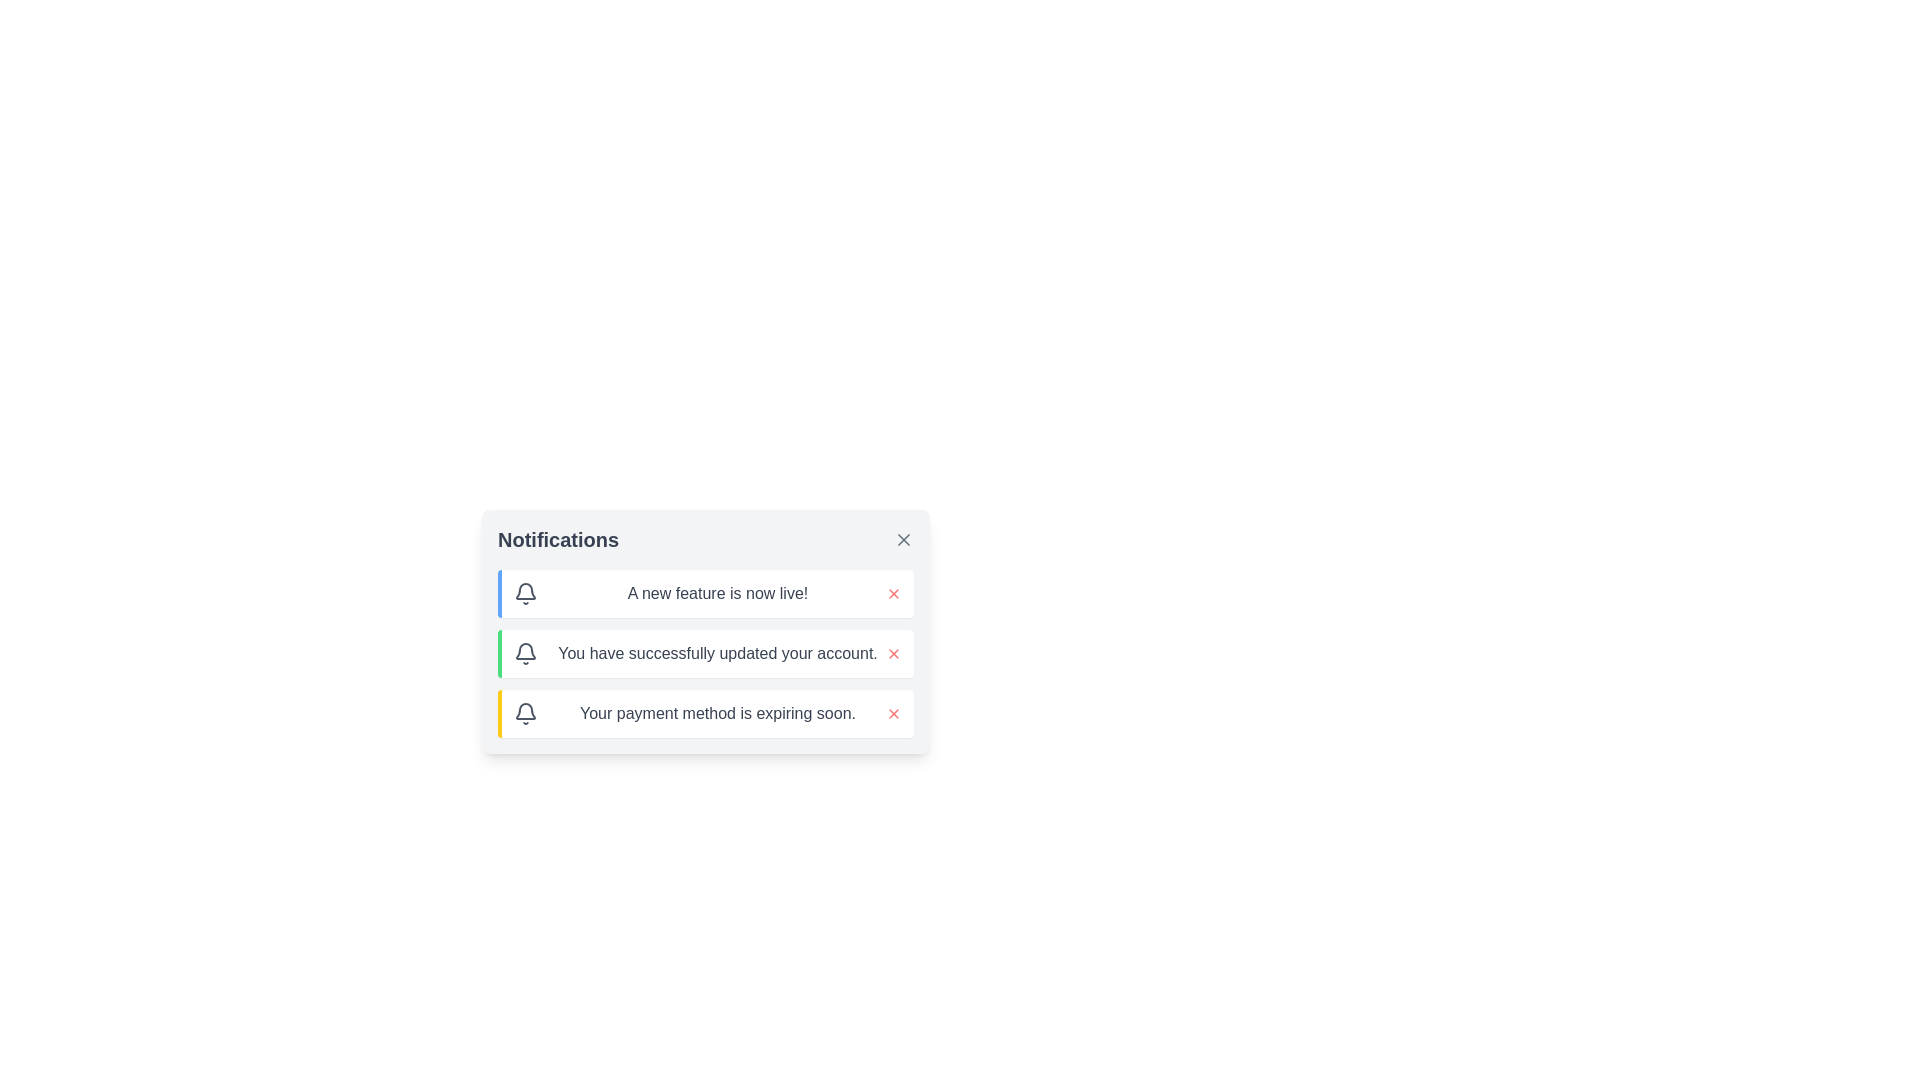  I want to click on the close button located at the far right of the notification bar that reads 'Your payment method is expiring soon' to change its color intensity, so click(892, 712).